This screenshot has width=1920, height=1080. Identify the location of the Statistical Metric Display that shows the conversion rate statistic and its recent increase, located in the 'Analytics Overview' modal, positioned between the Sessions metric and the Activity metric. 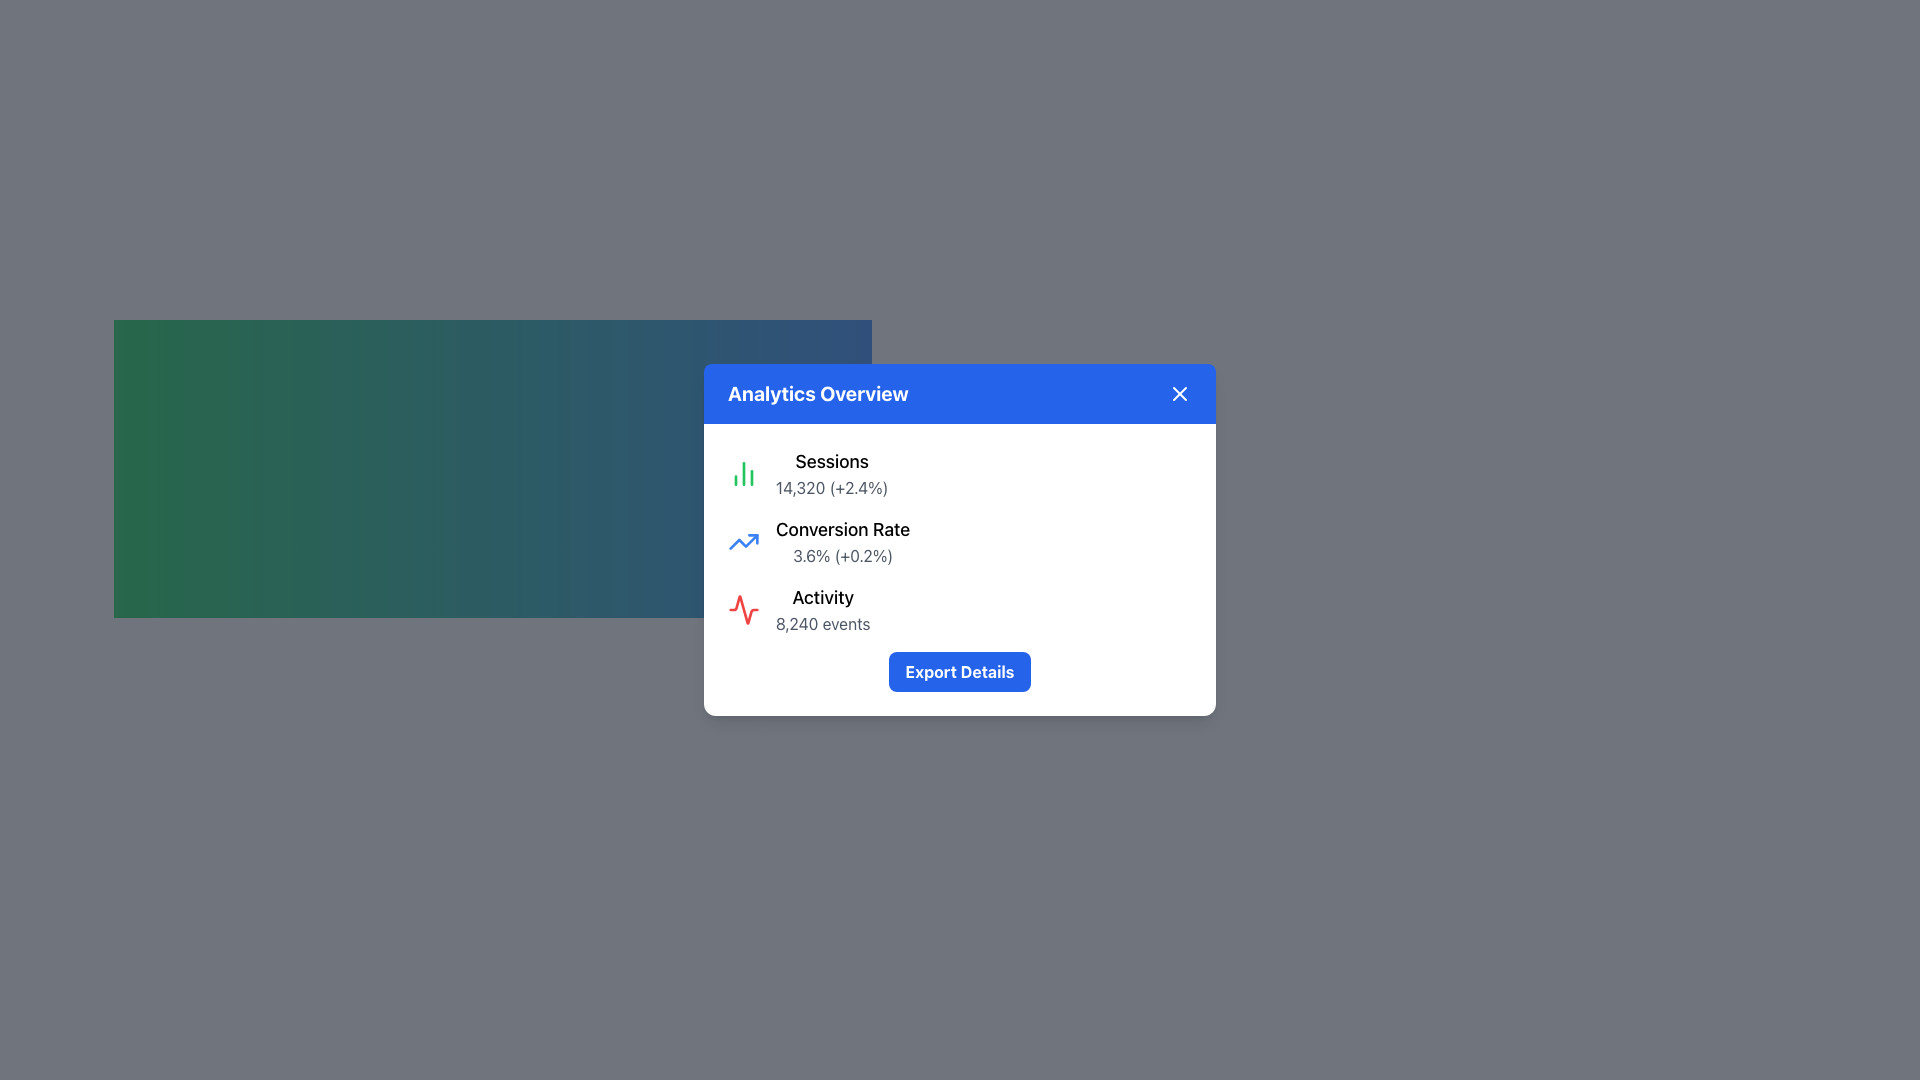
(960, 542).